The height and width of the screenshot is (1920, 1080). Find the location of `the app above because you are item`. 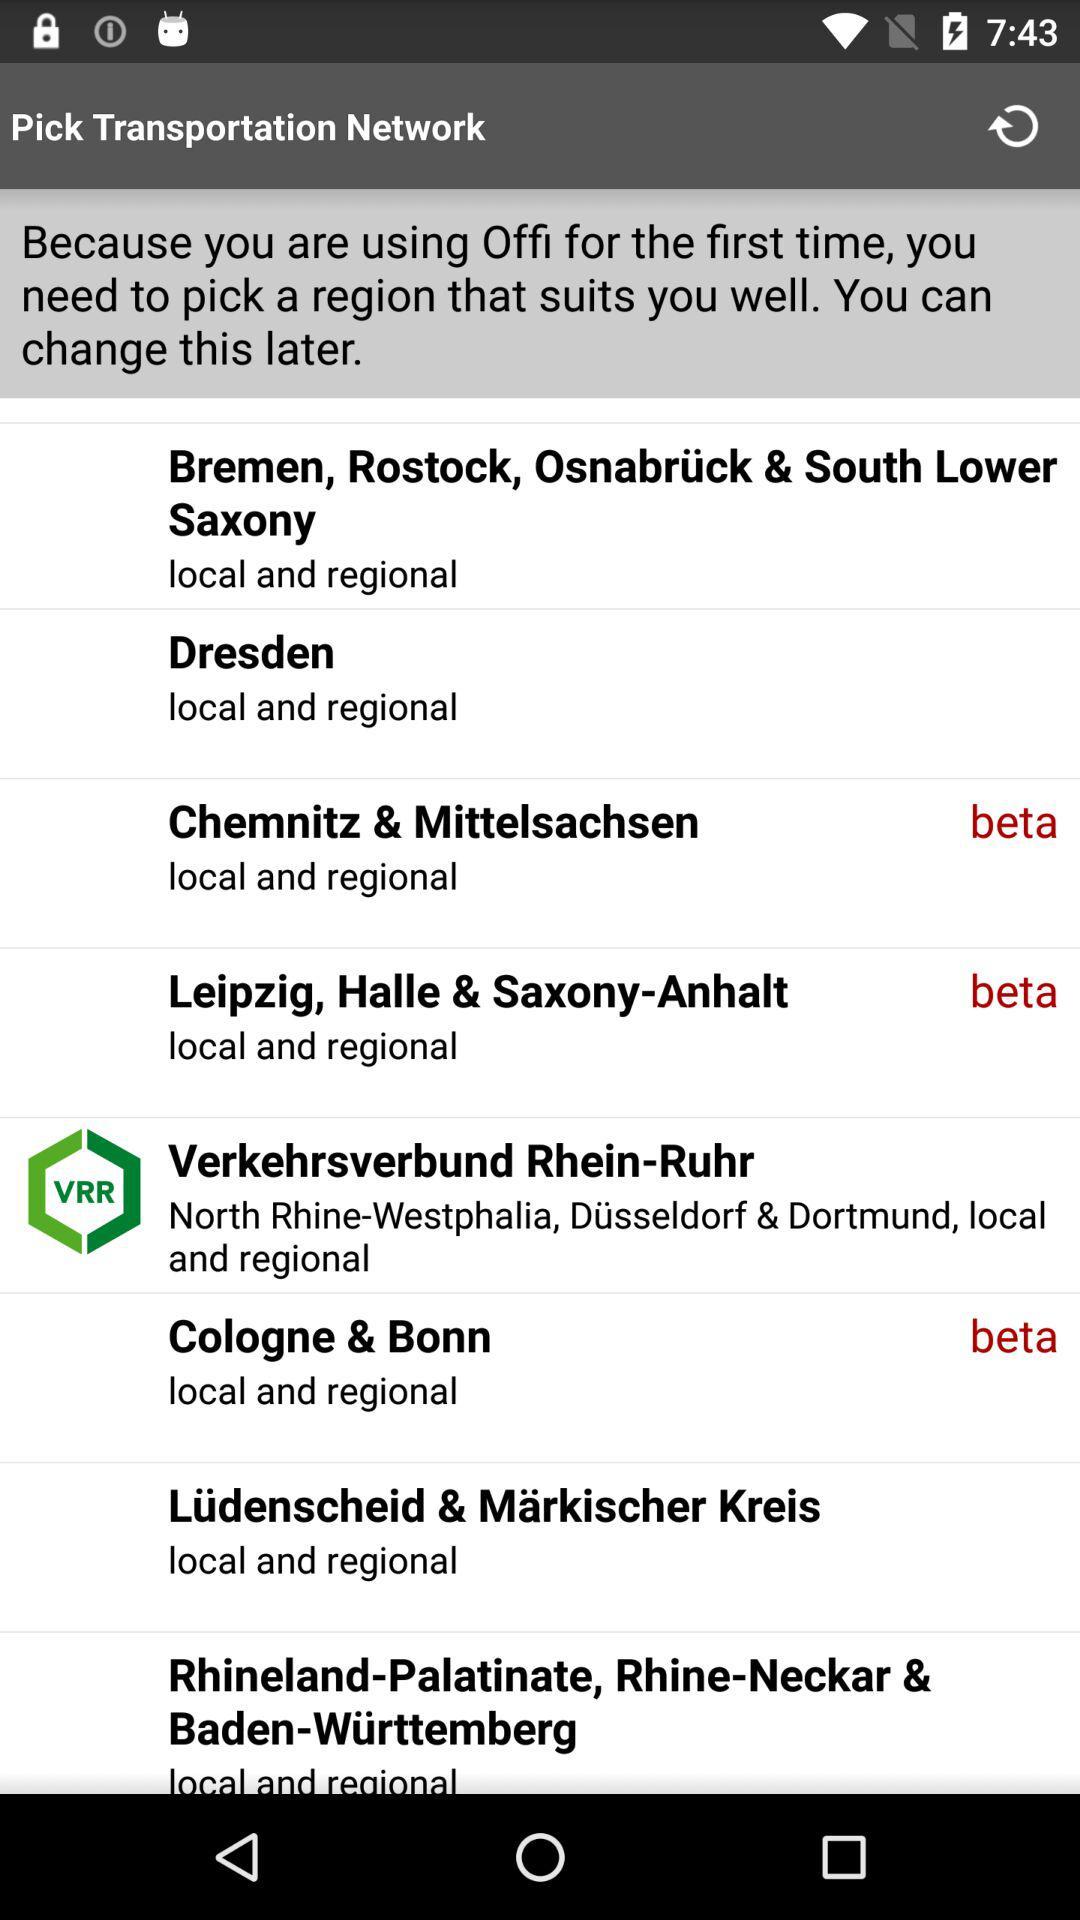

the app above because you are item is located at coordinates (1017, 124).